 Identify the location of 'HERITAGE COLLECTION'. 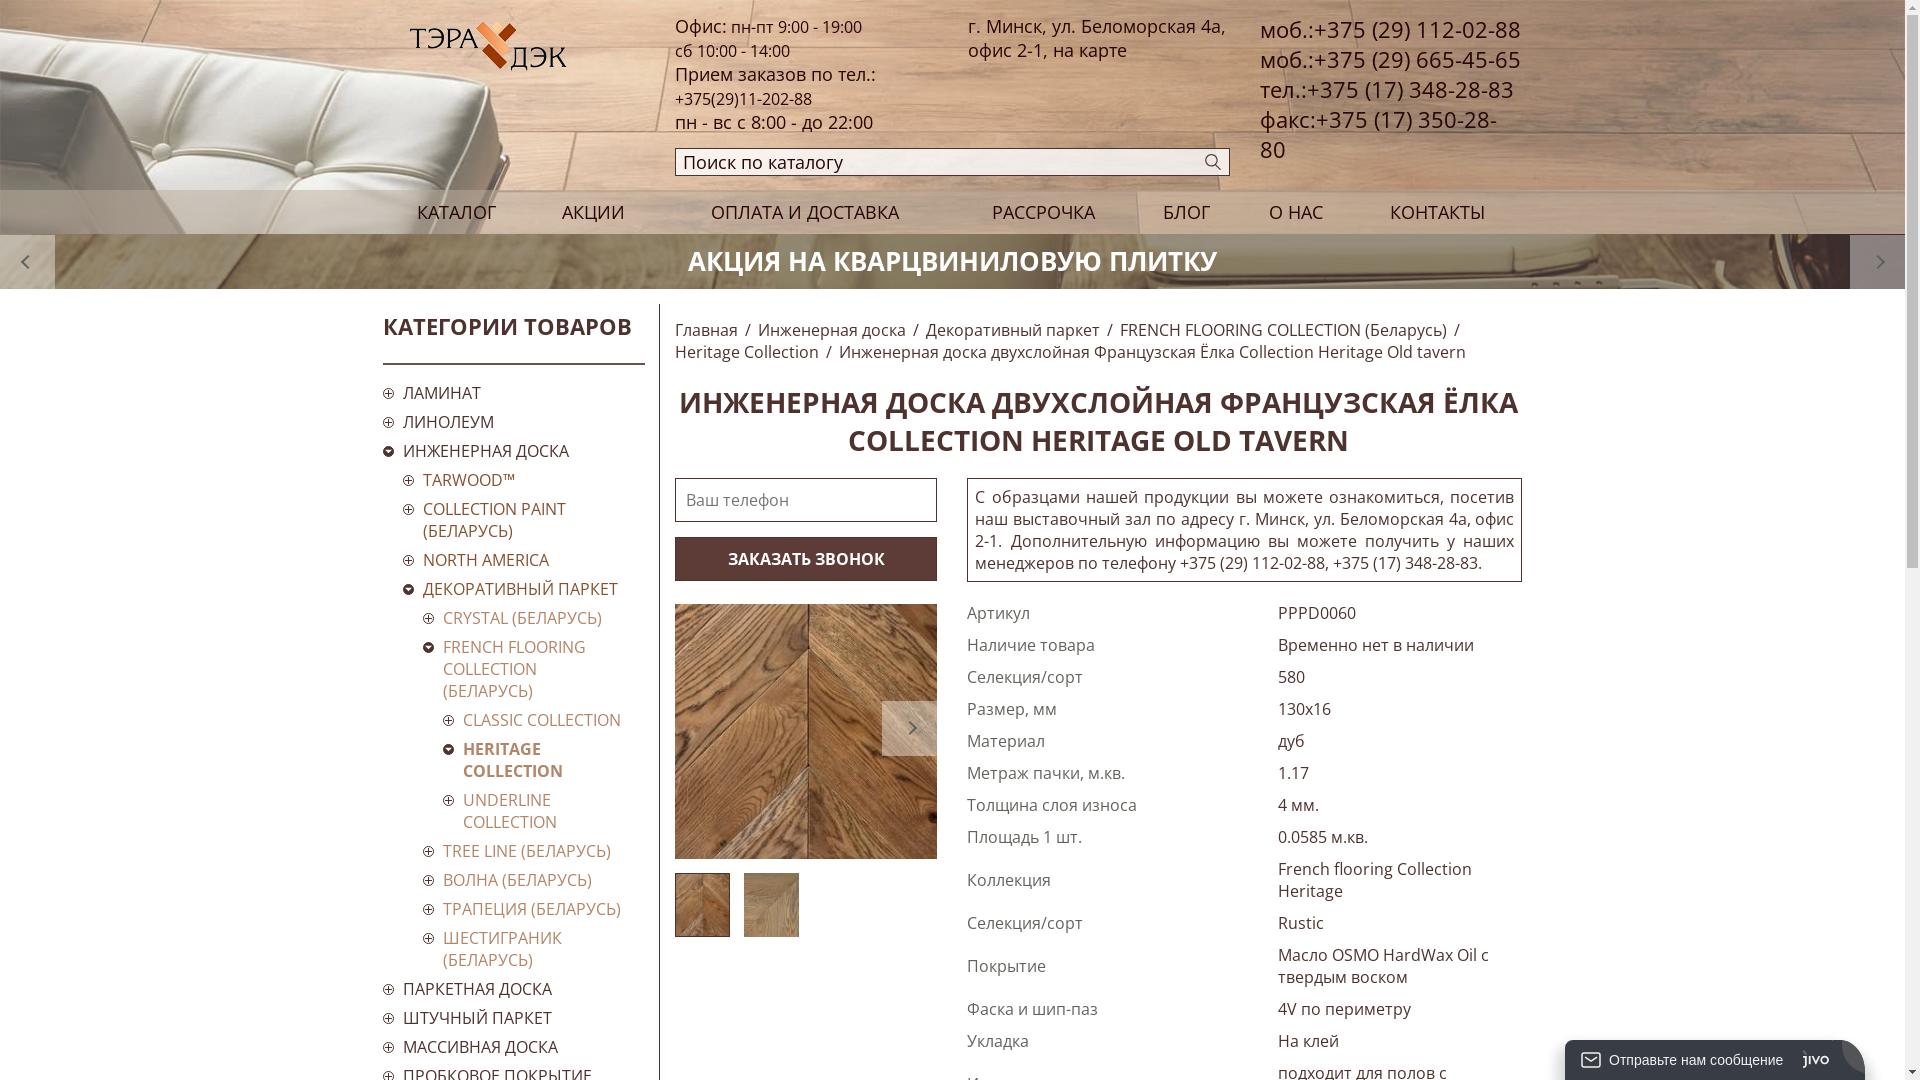
(460, 759).